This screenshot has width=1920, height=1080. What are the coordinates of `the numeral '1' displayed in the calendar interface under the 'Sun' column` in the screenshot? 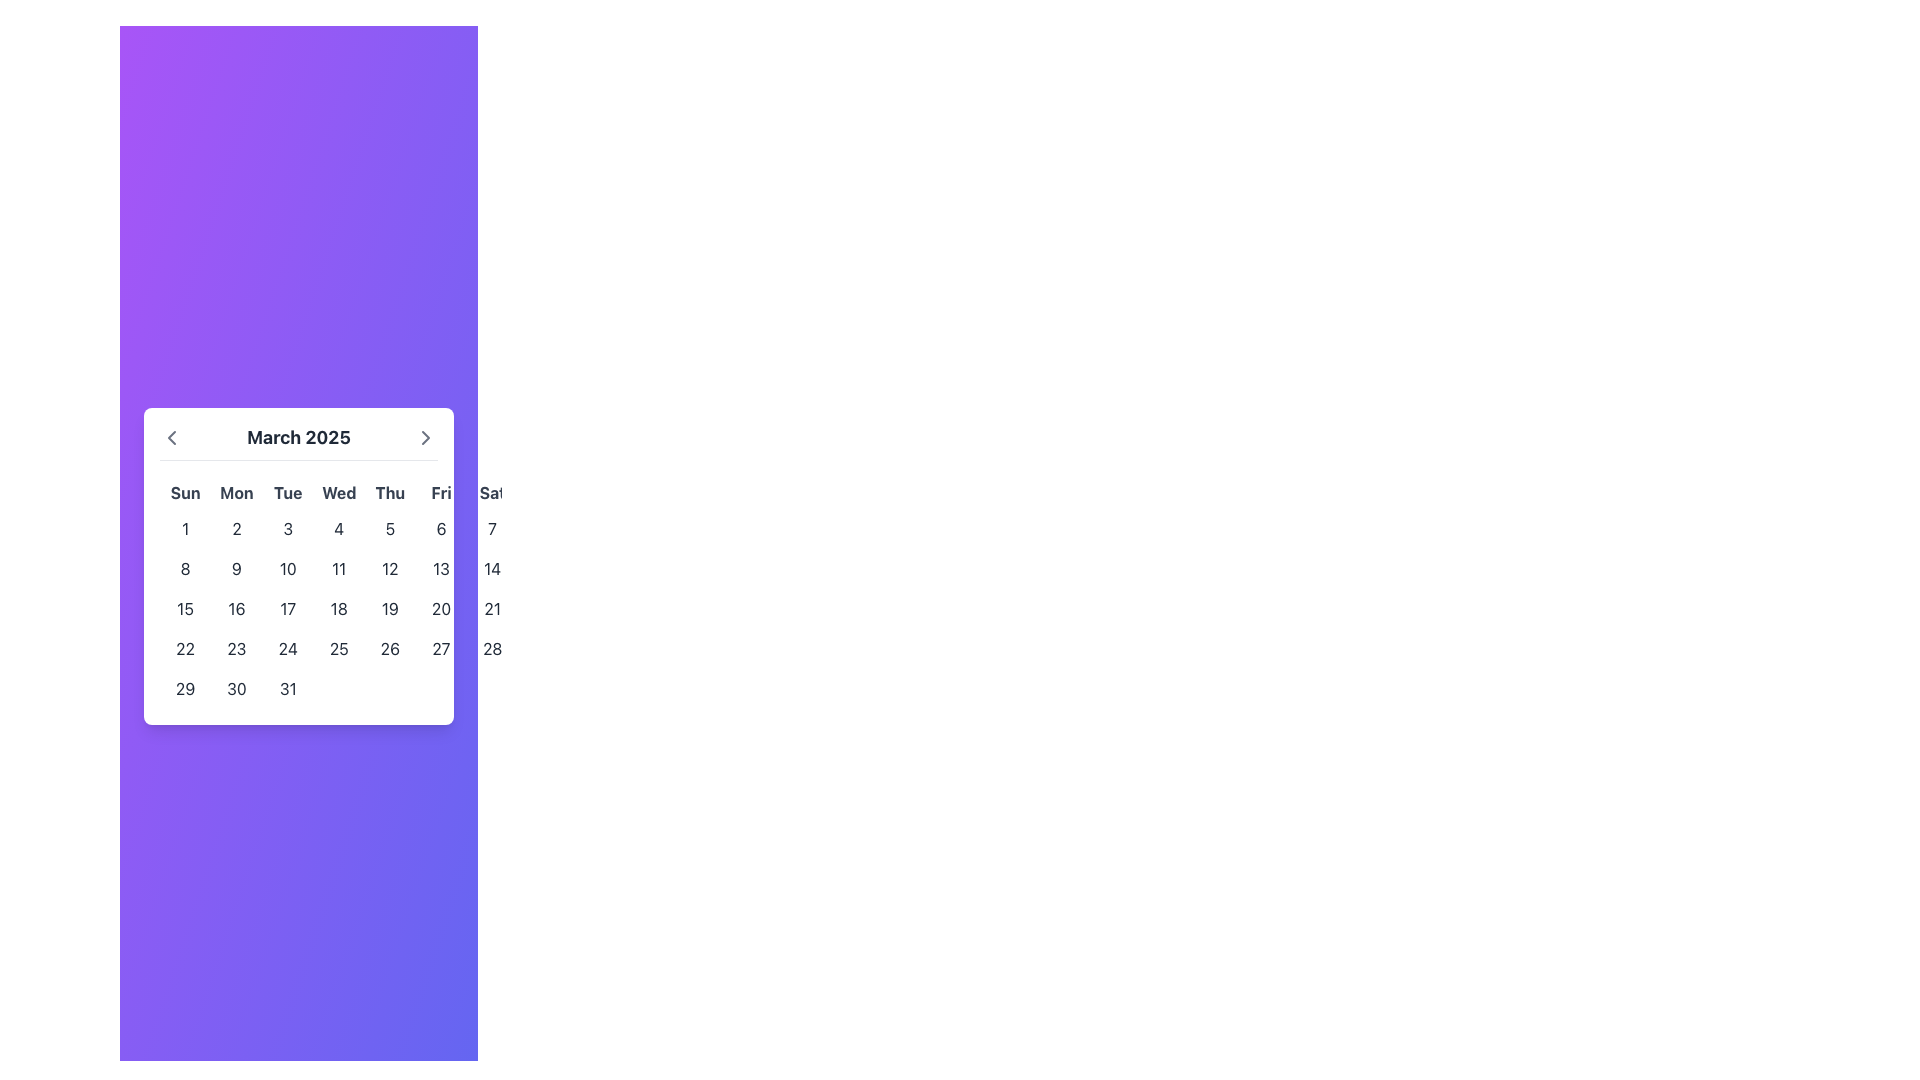 It's located at (185, 527).